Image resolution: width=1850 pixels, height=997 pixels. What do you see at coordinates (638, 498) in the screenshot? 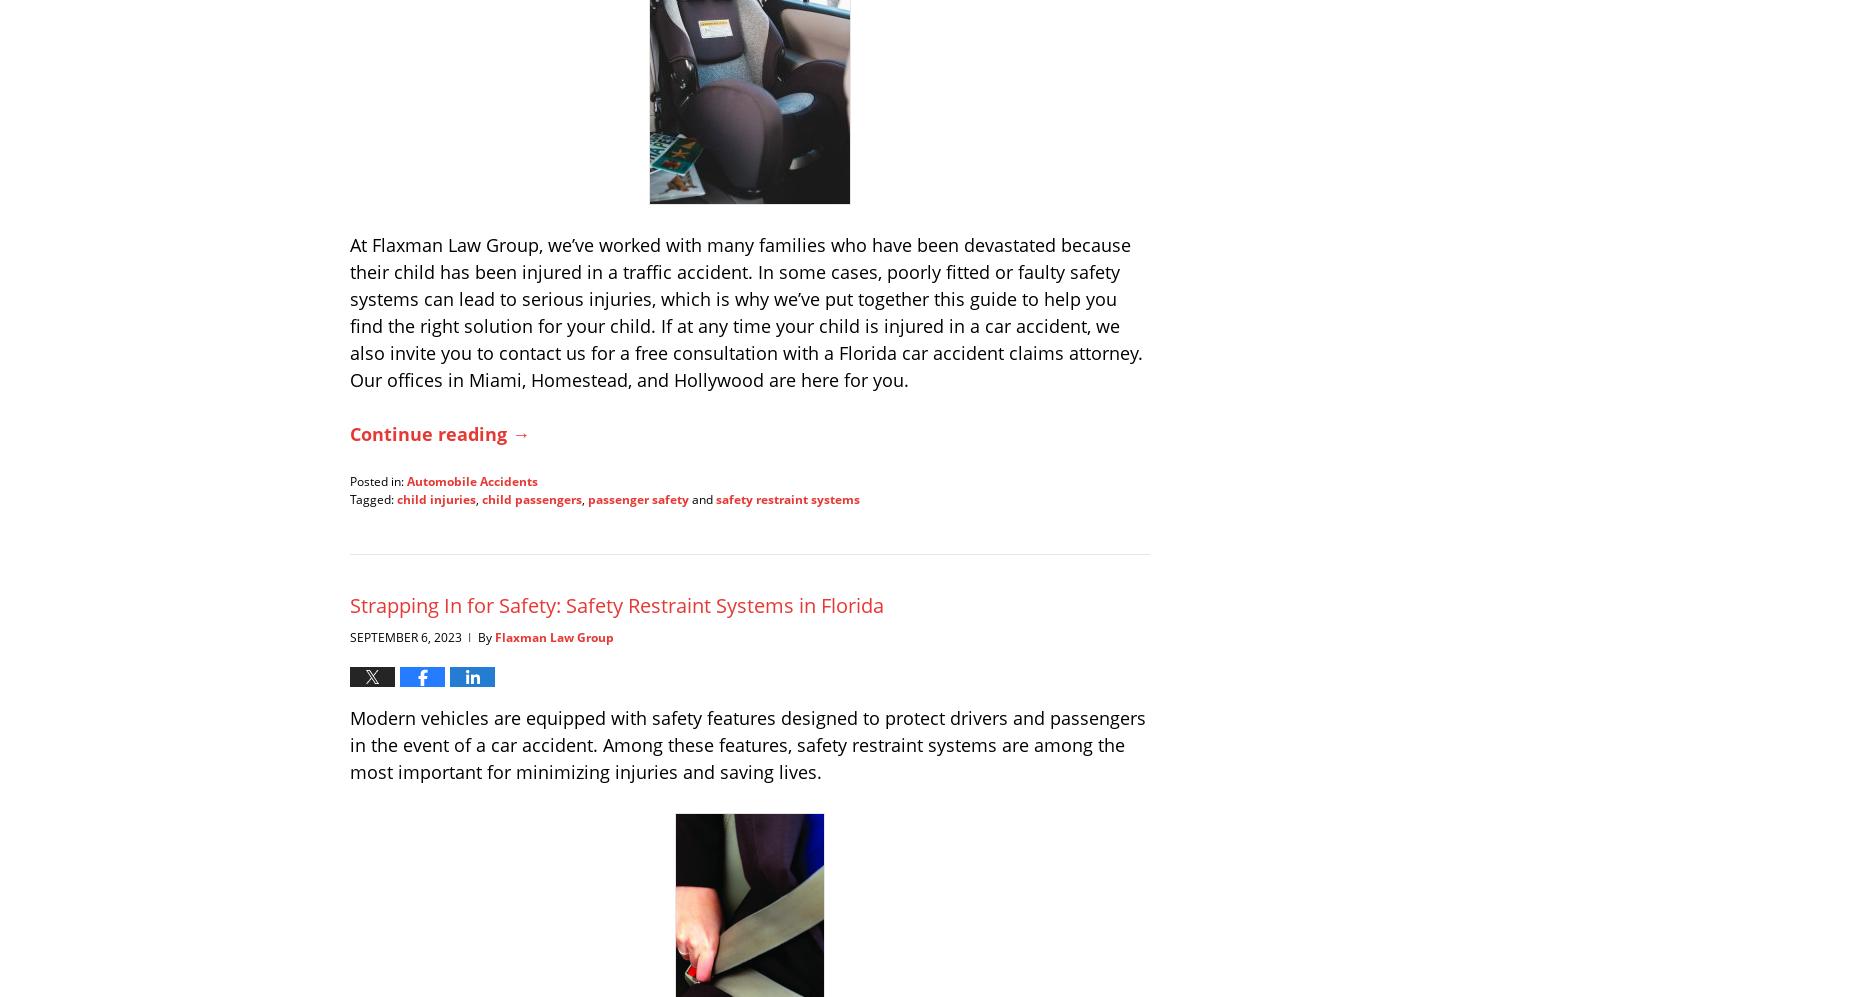
I see `'passenger safety'` at bounding box center [638, 498].